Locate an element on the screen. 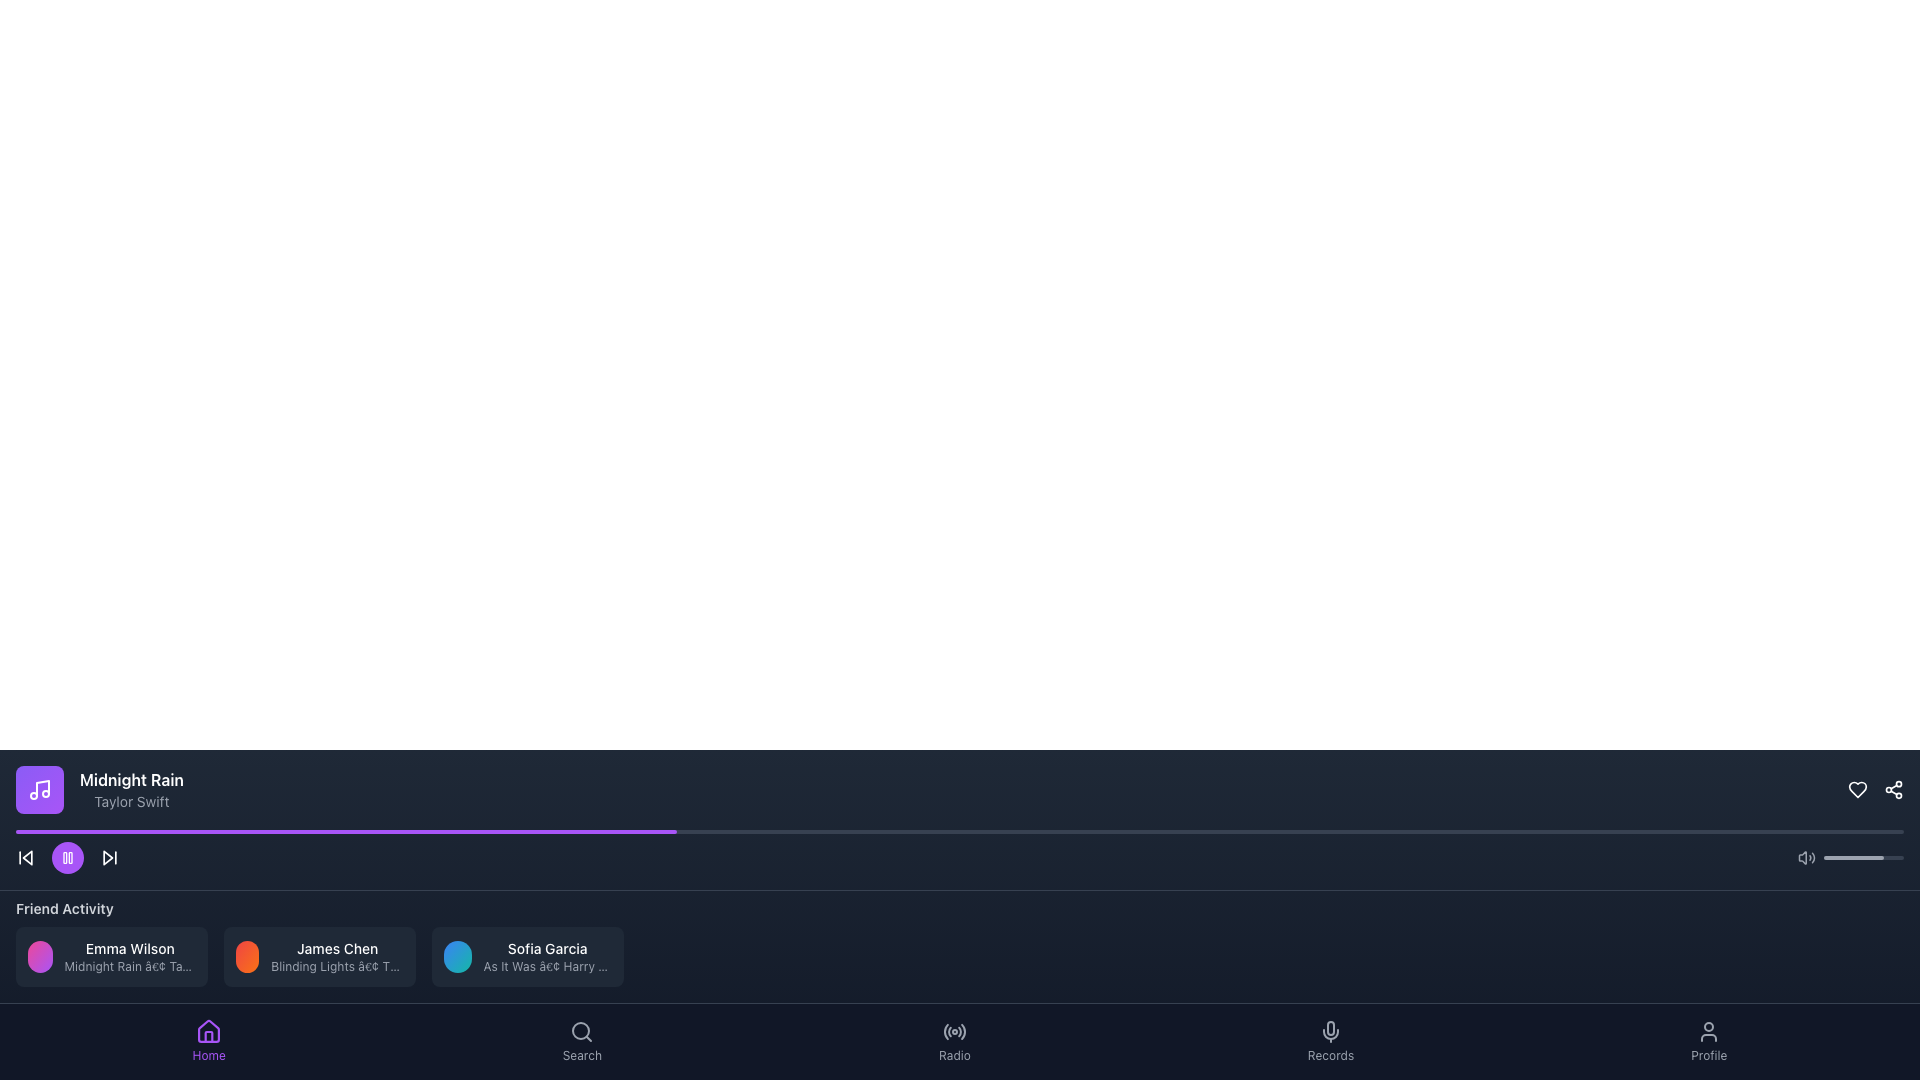 Image resolution: width=1920 pixels, height=1080 pixels. the circular decorative element with a gradient color scheme transitioning from blue to teal, located on the left side of the card displaying 'Sofia Garcia As It Was • Harry Styles' in the 'Activity' section is located at coordinates (456, 955).